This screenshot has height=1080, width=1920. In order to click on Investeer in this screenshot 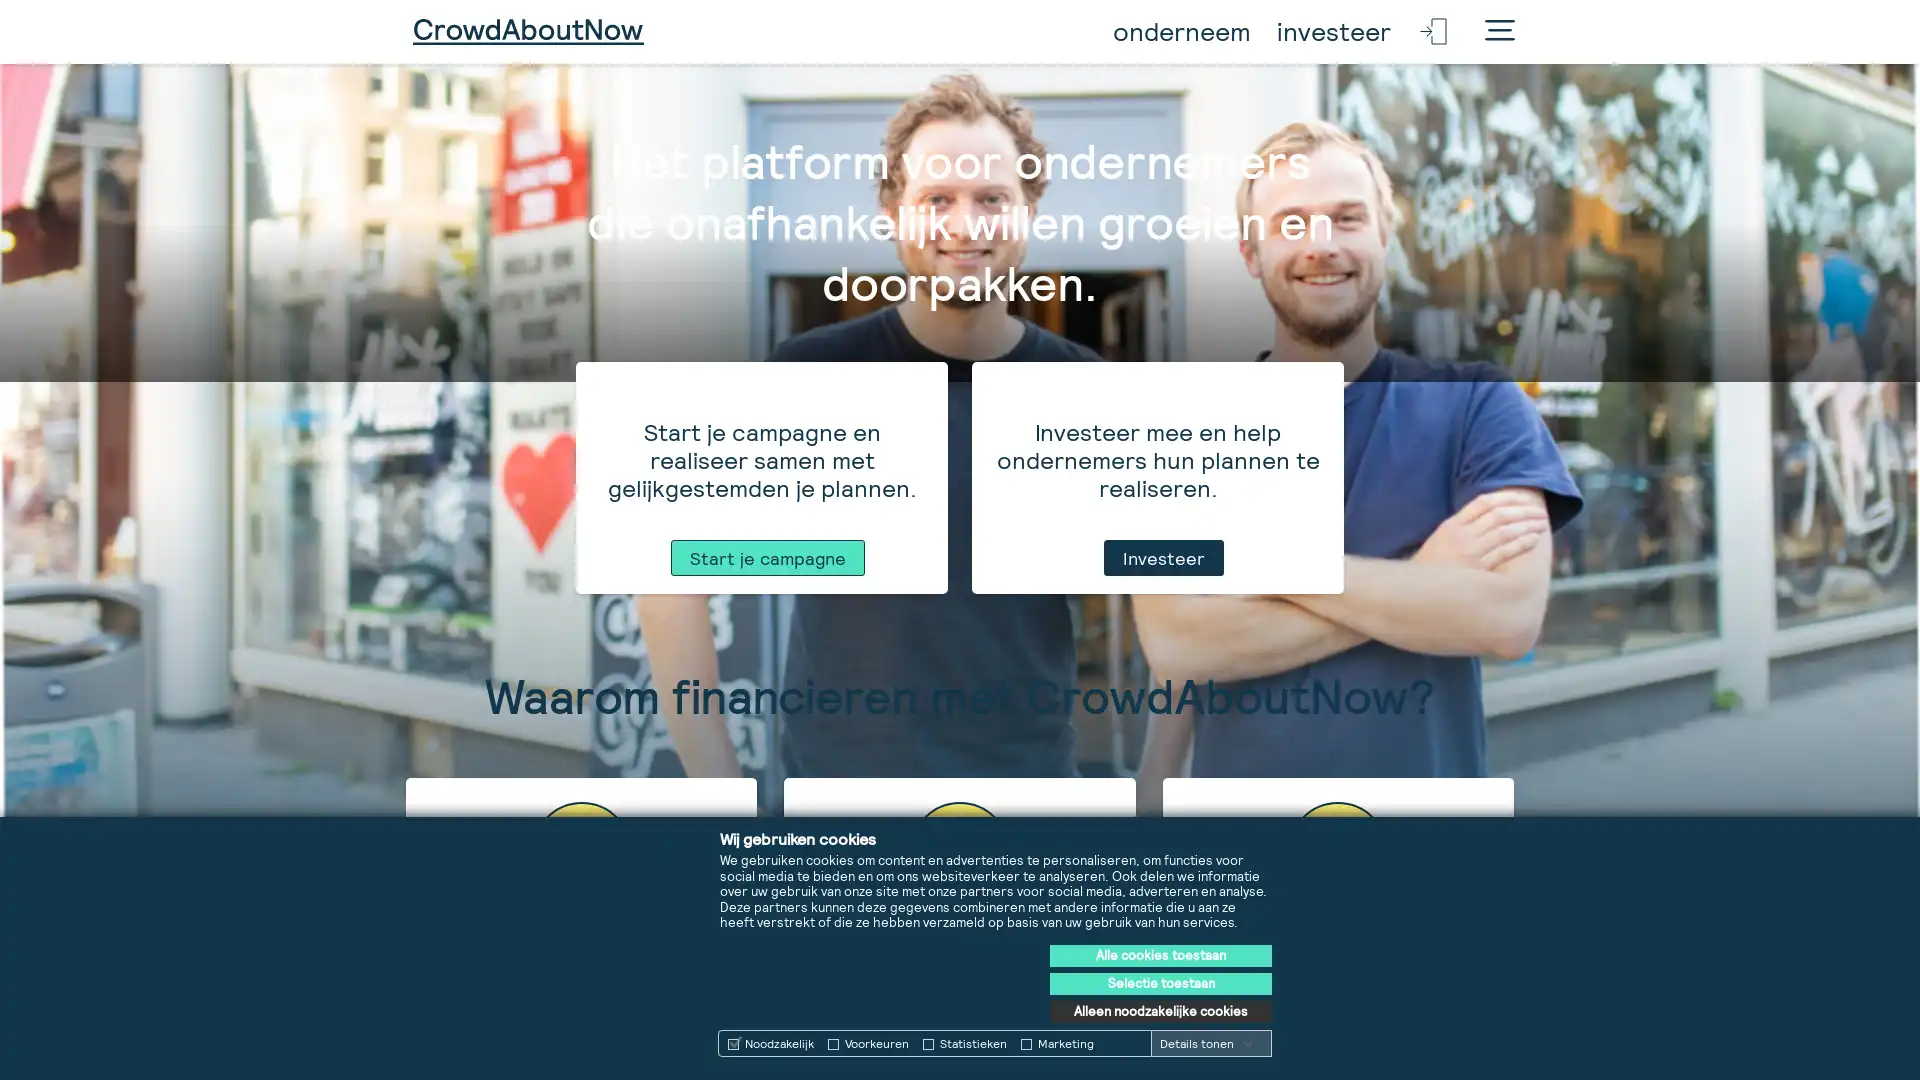, I will do `click(1163, 1048)`.